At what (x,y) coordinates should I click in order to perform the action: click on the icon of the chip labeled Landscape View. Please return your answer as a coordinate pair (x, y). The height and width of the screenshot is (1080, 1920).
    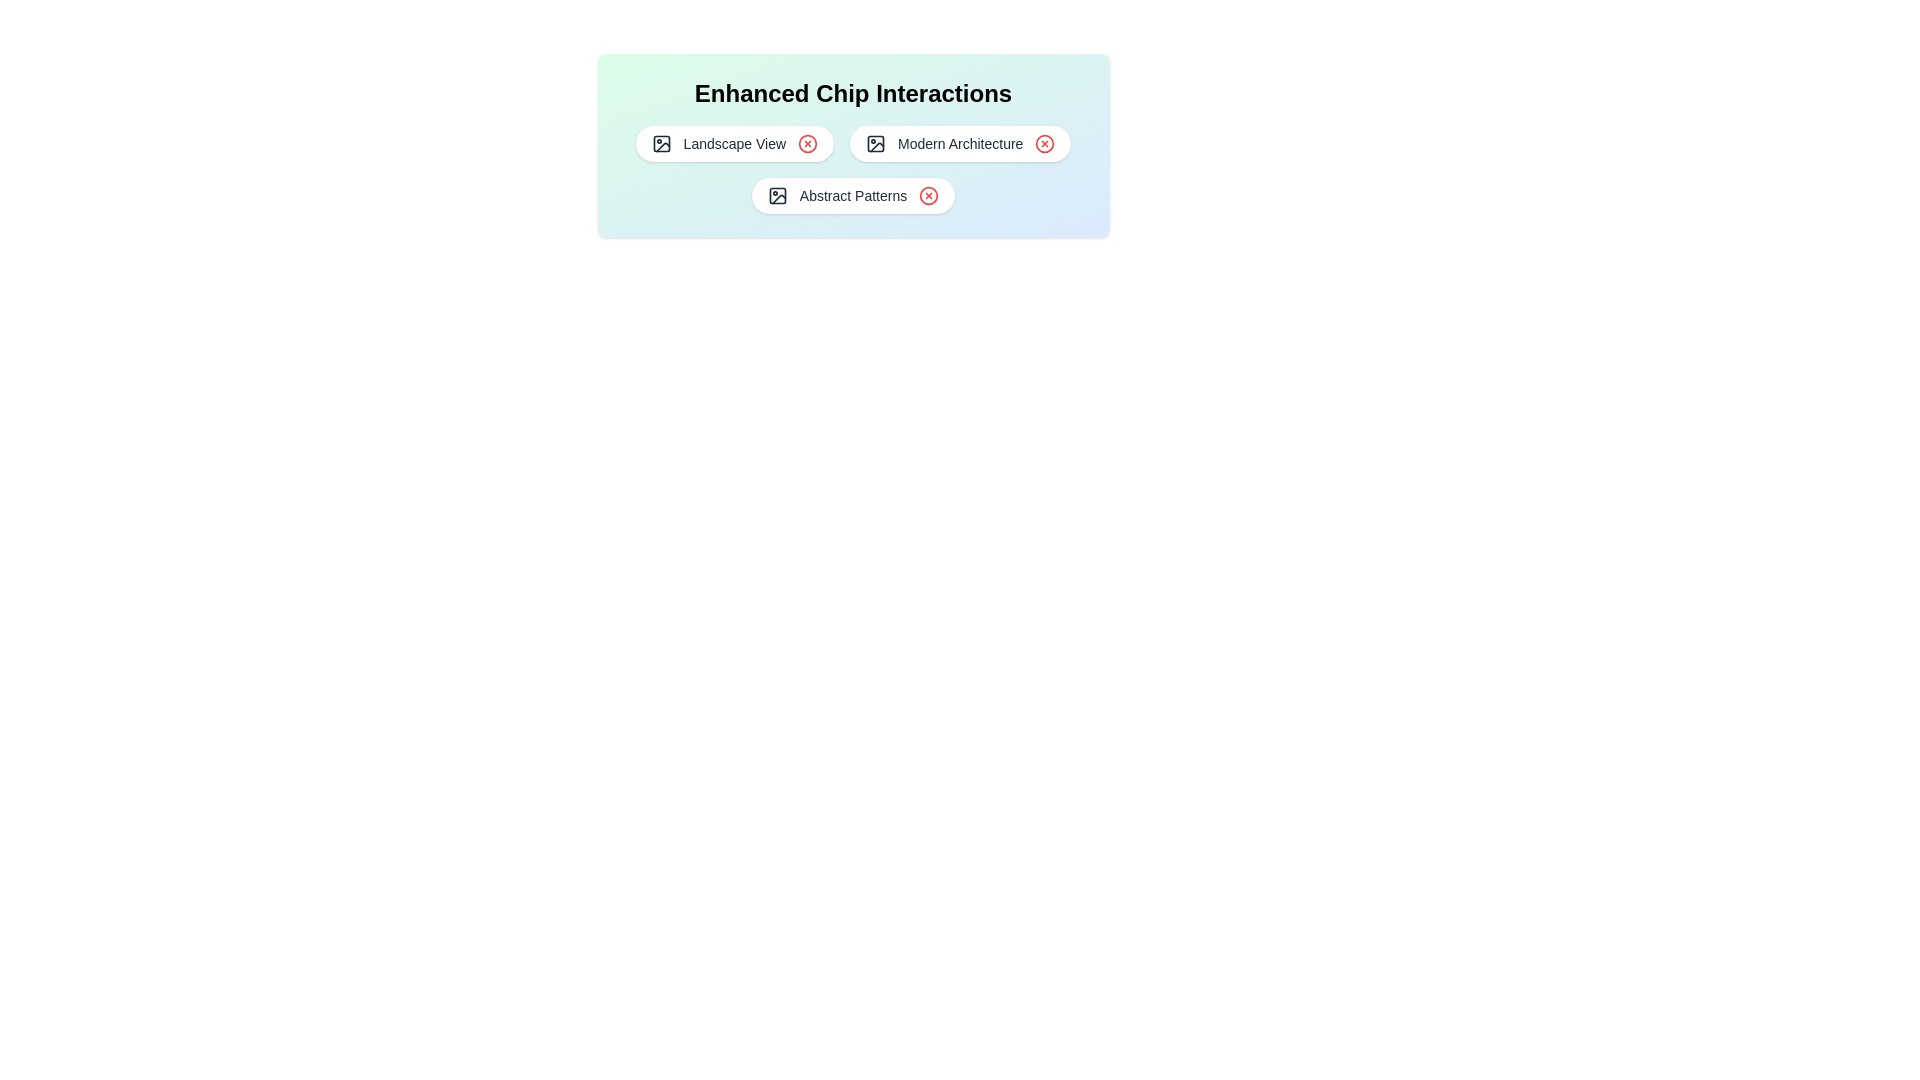
    Looking at the image, I should click on (661, 142).